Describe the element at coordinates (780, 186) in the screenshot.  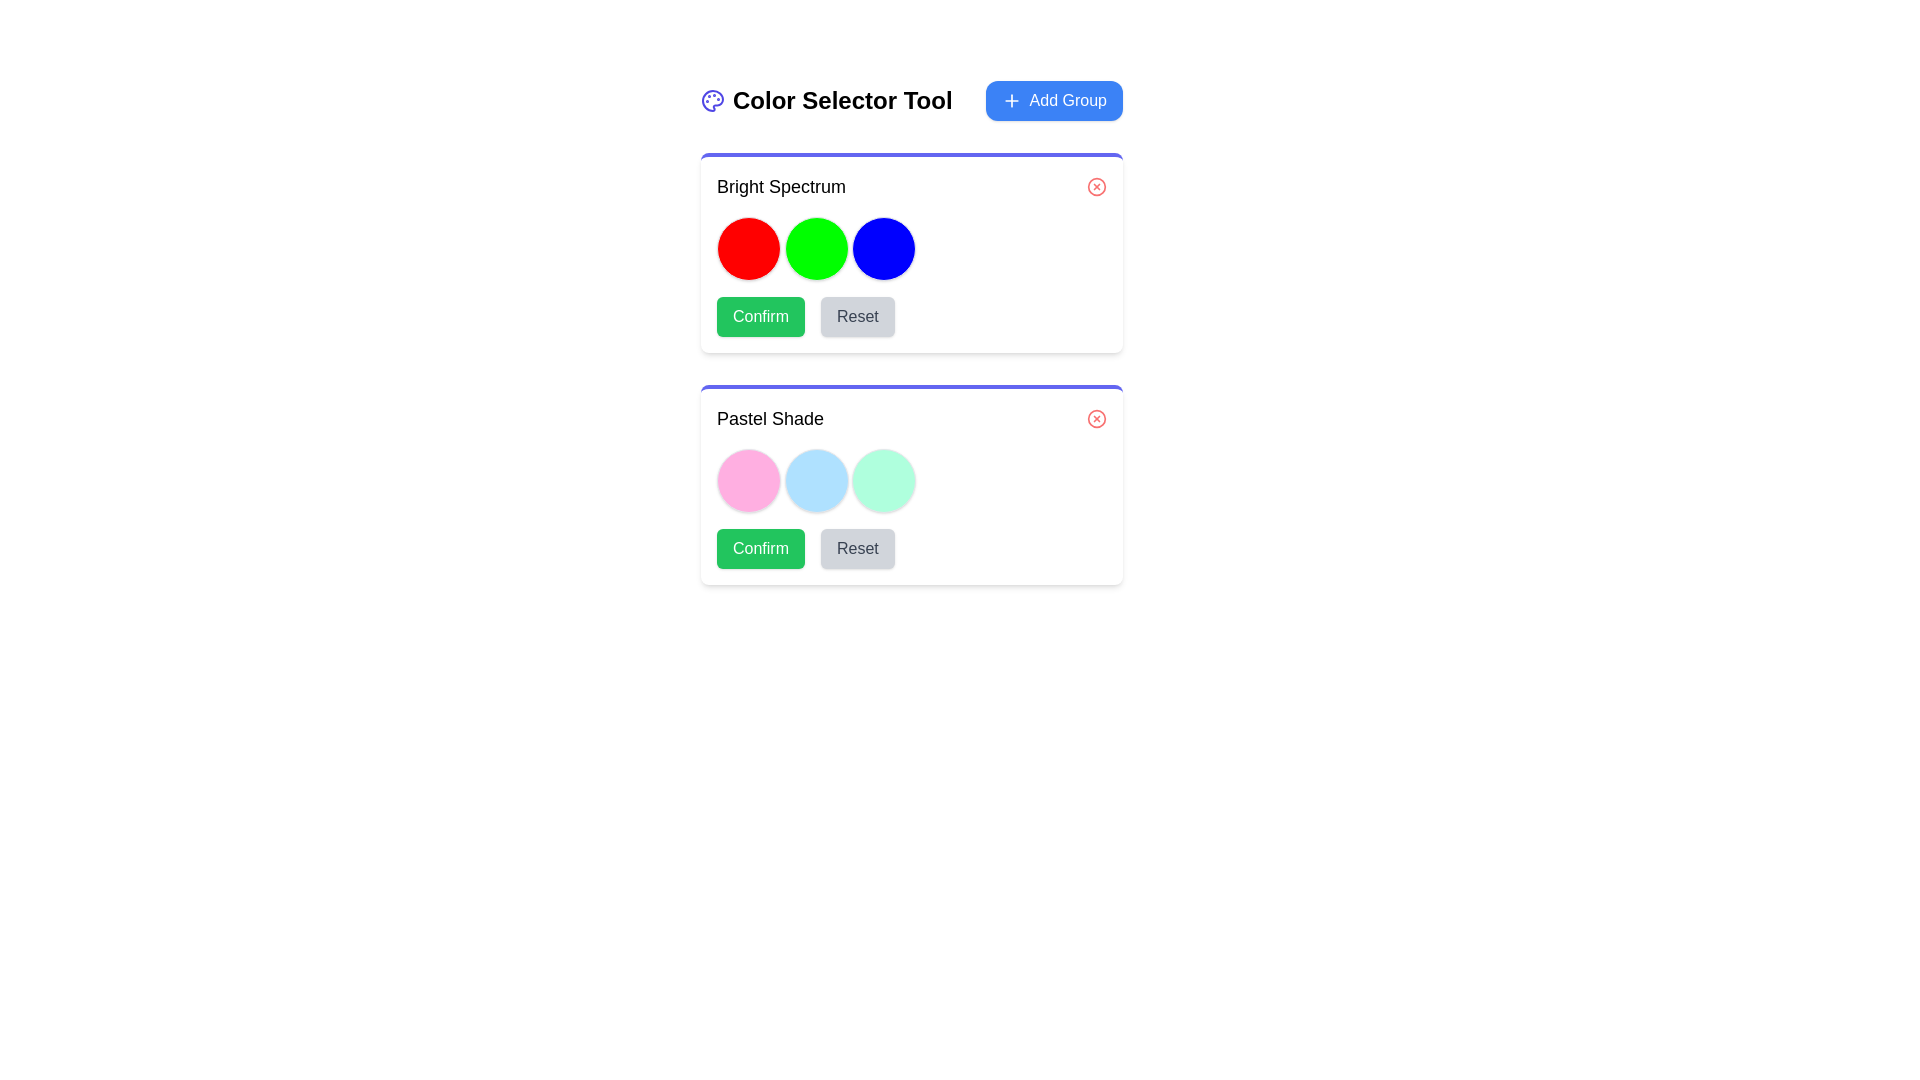
I see `Text label located at the top-left corner of the group containing colored circles, which serves as a title for the category` at that location.